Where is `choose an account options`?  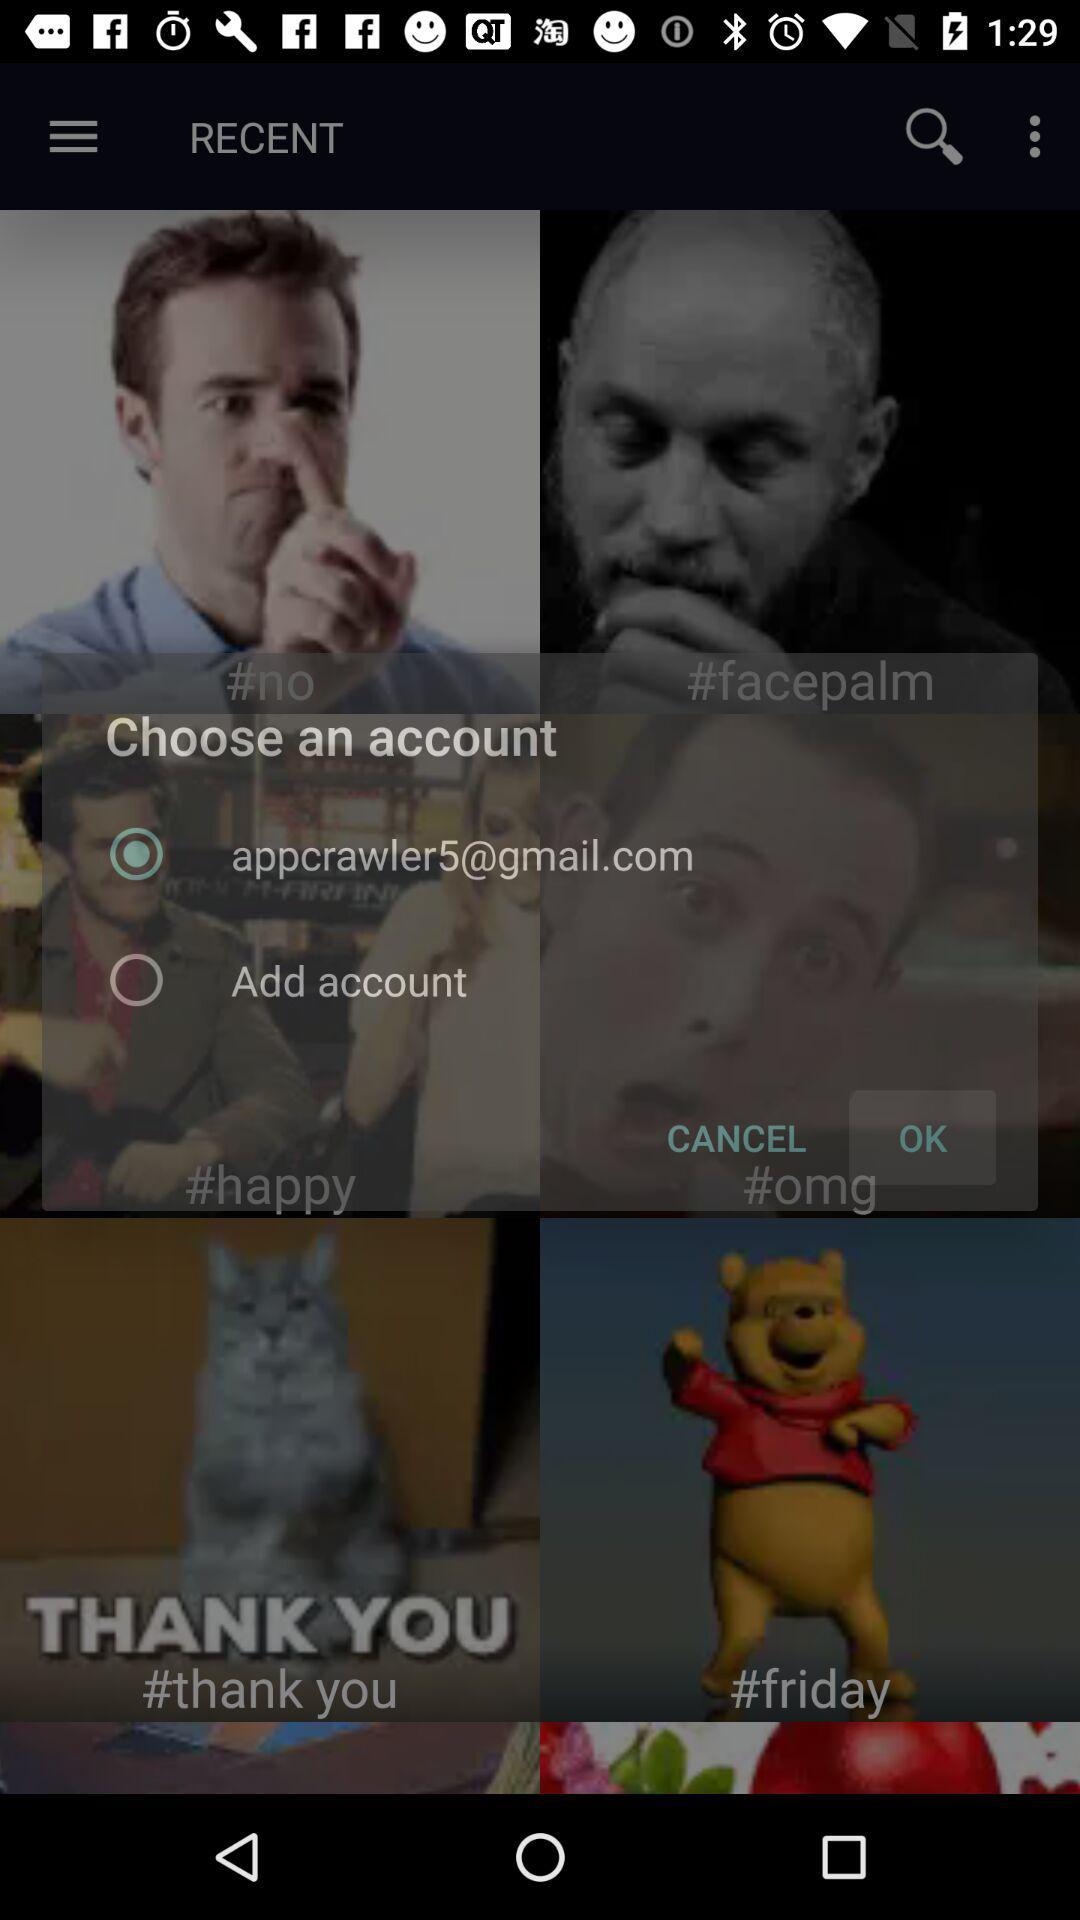
choose an account options is located at coordinates (270, 965).